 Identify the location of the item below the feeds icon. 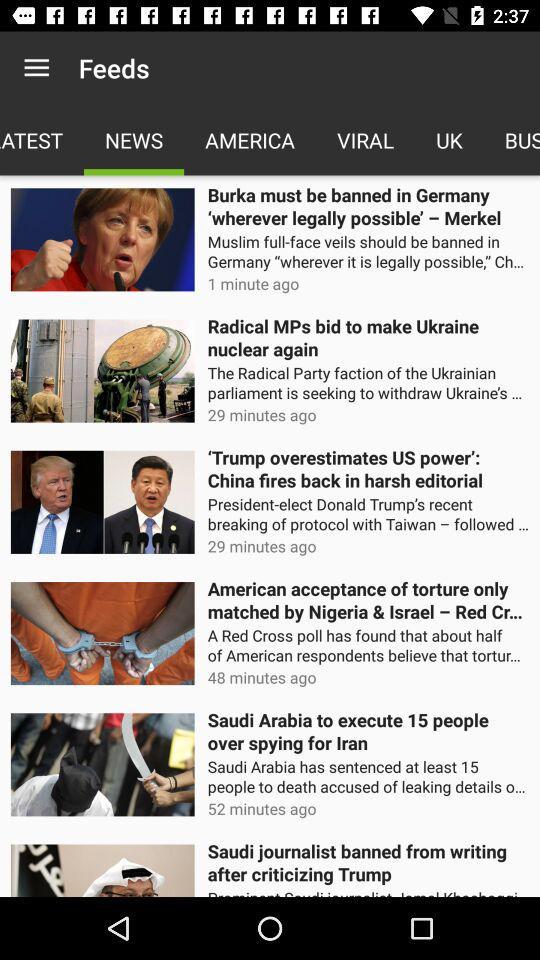
(134, 139).